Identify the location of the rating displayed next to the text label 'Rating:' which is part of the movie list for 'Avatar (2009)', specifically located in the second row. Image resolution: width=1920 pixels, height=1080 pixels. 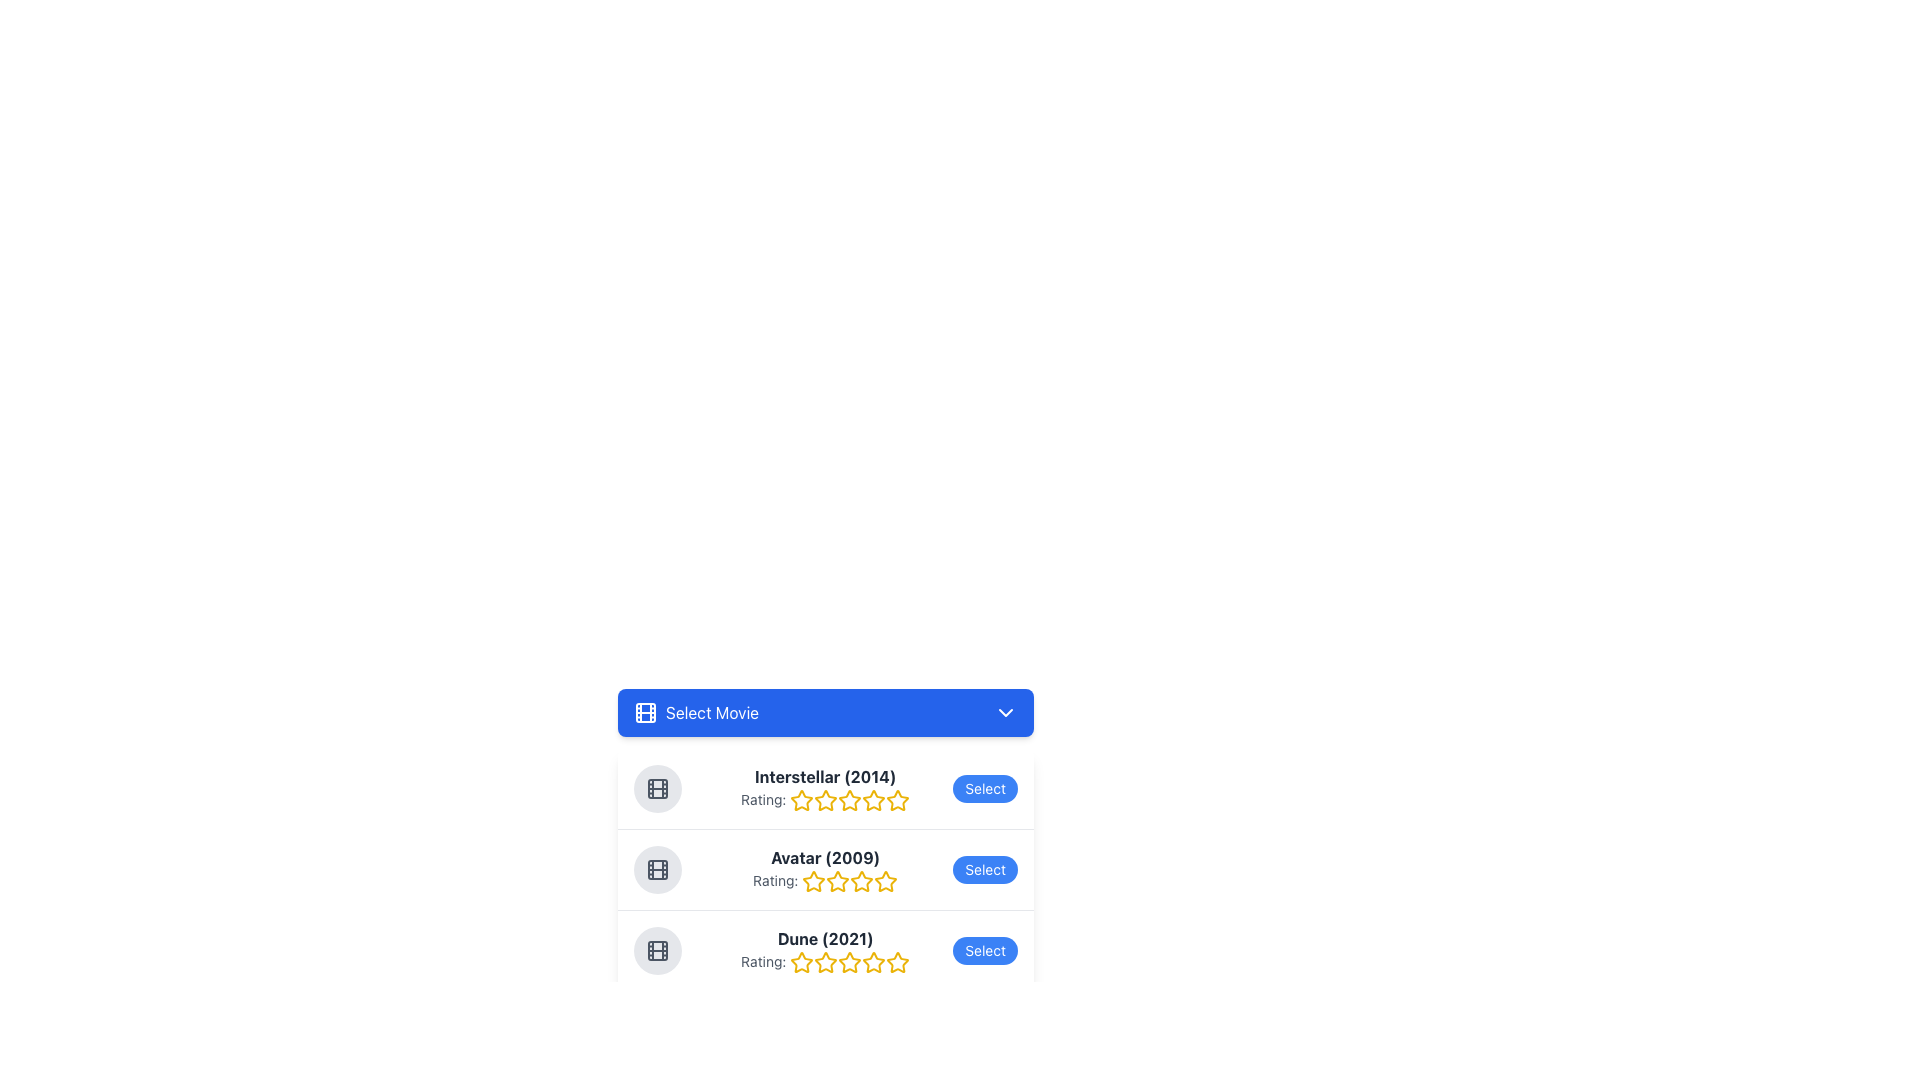
(825, 881).